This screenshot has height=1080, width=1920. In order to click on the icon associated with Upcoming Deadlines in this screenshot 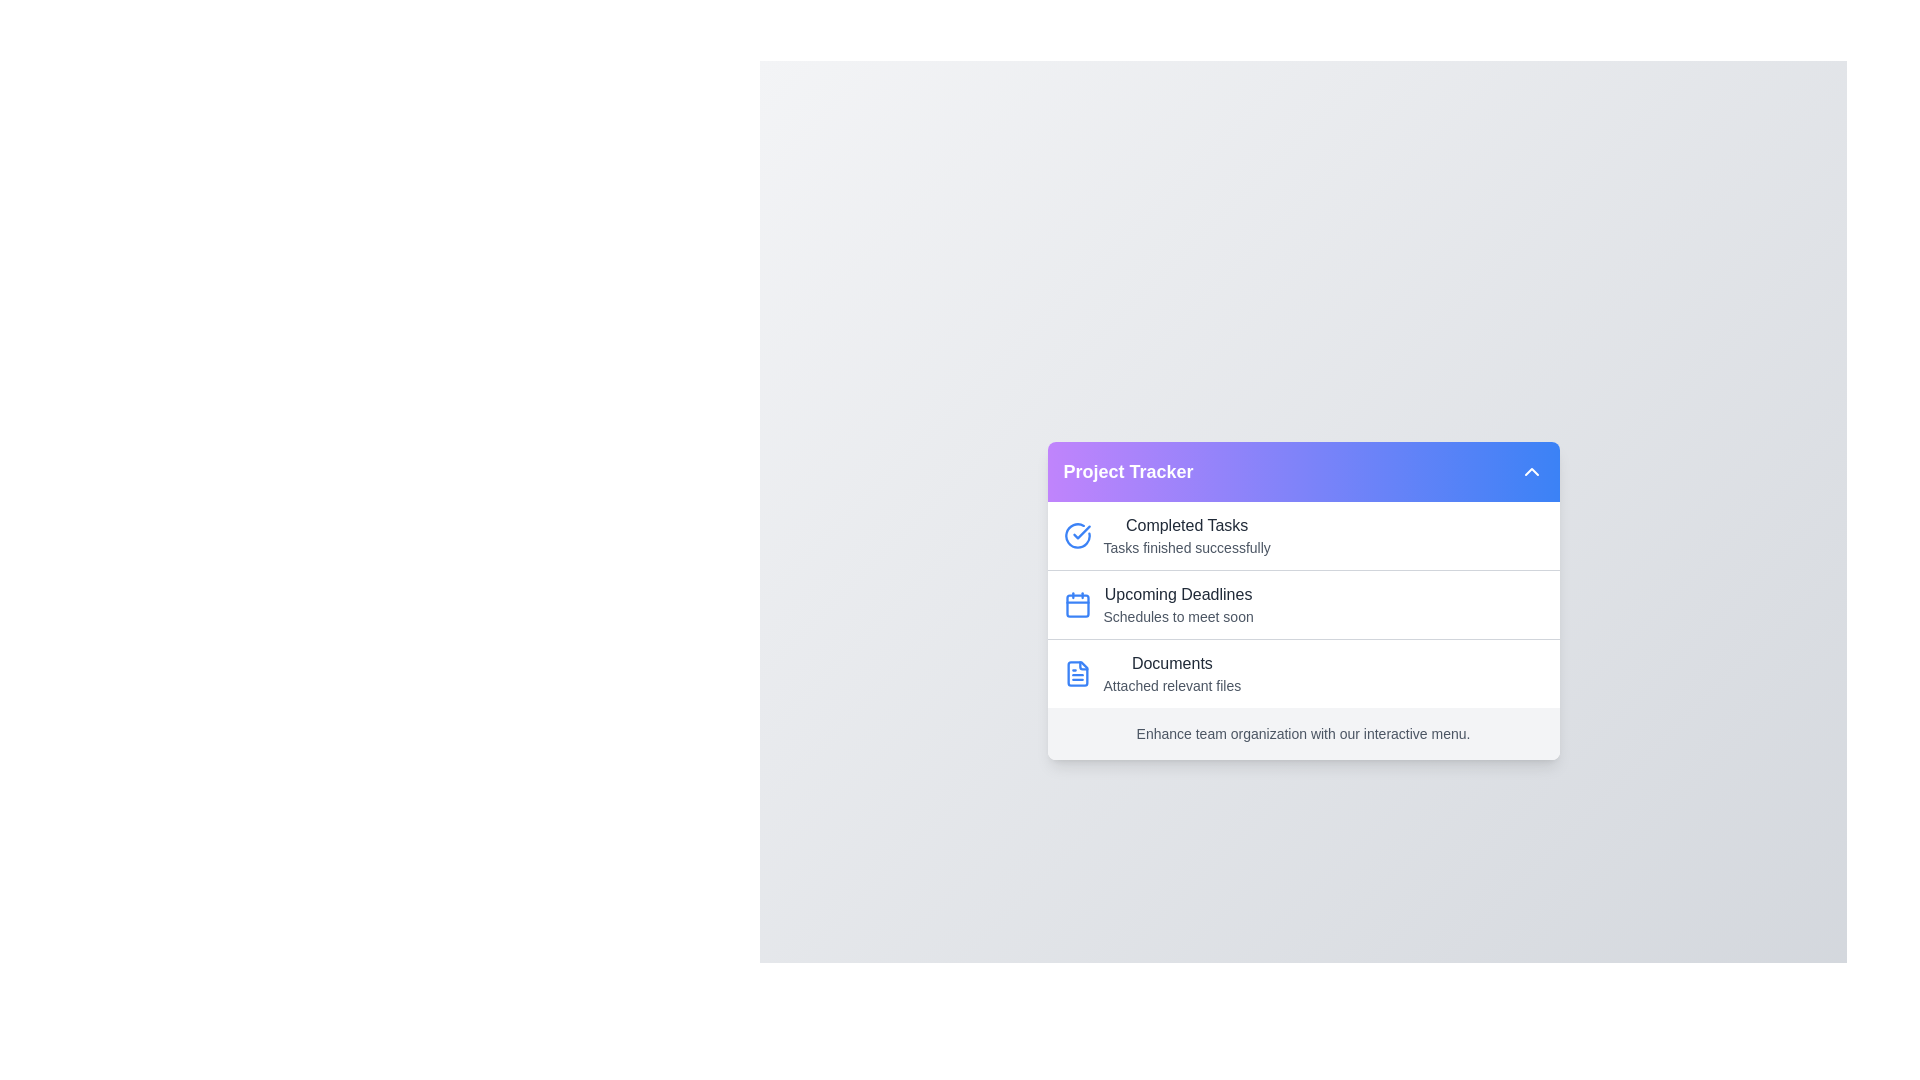, I will do `click(1076, 604)`.